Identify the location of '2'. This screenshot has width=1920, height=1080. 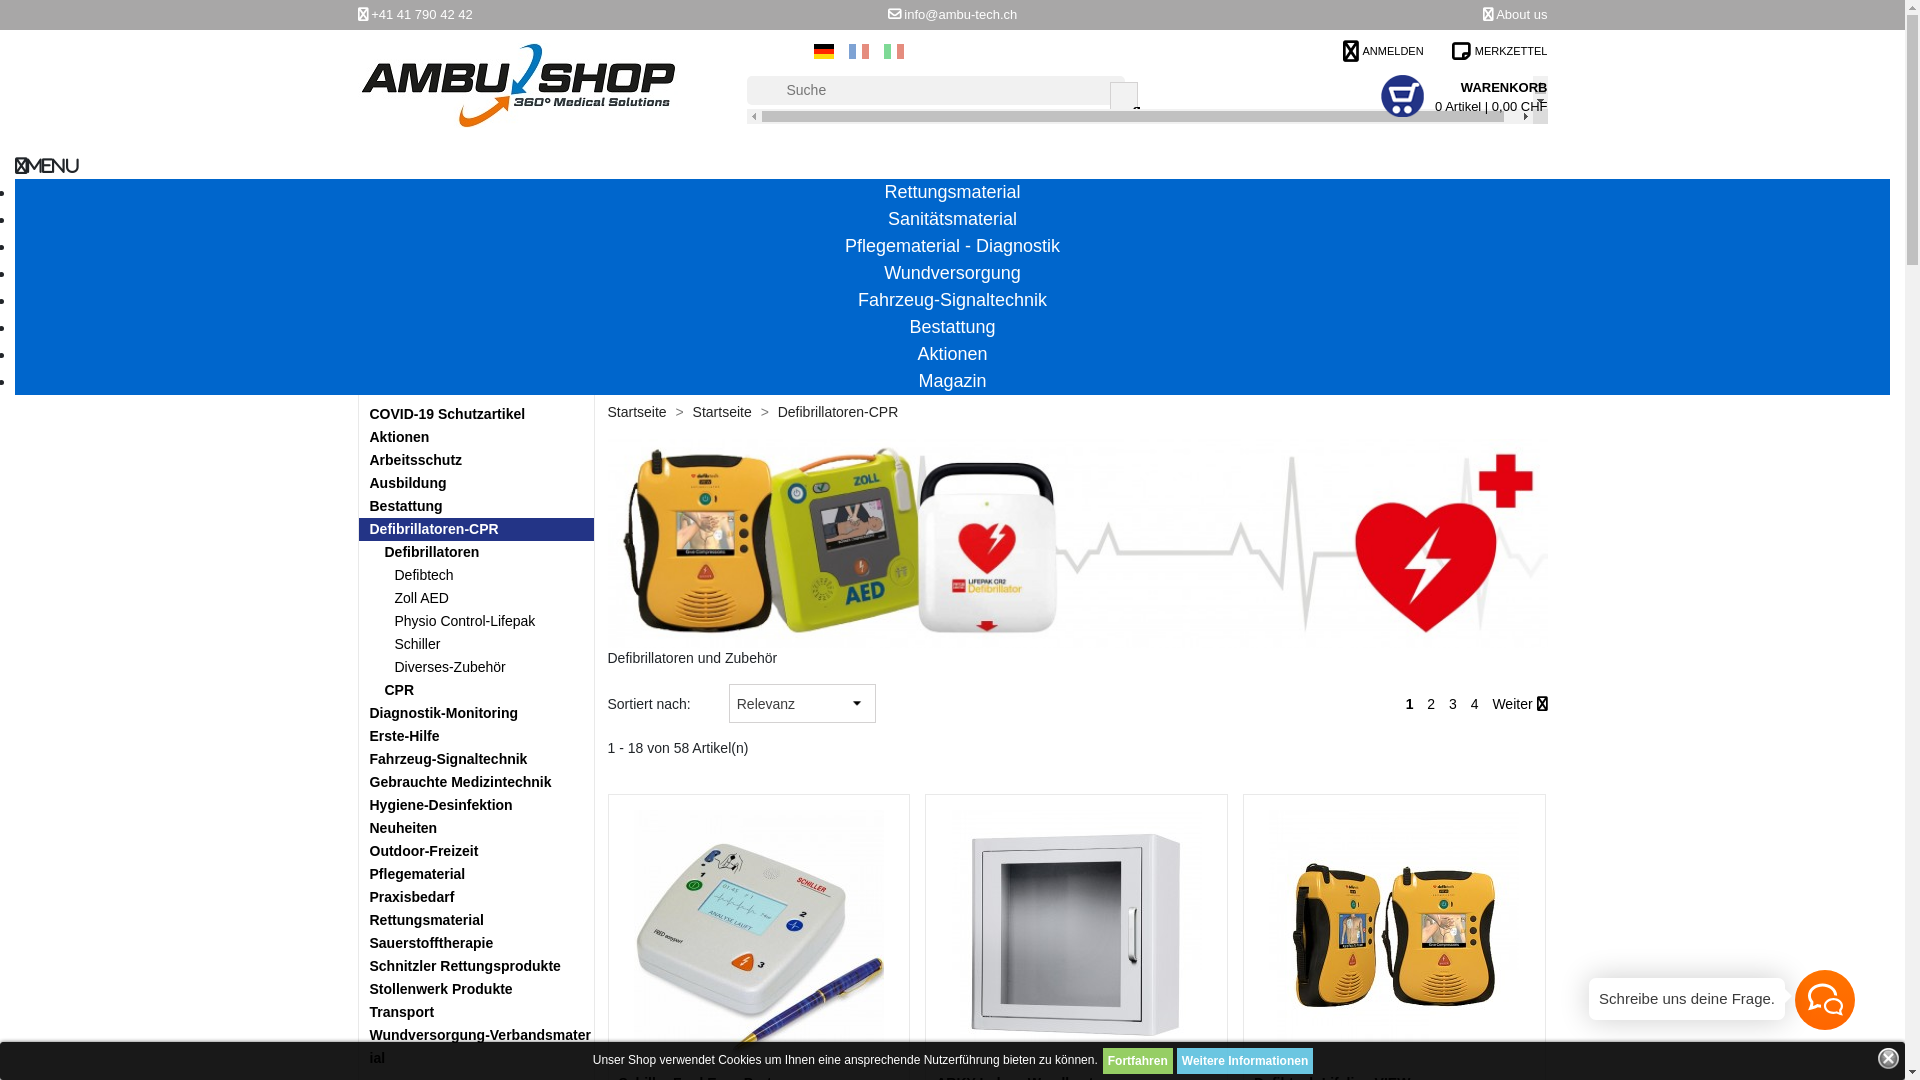
(1429, 703).